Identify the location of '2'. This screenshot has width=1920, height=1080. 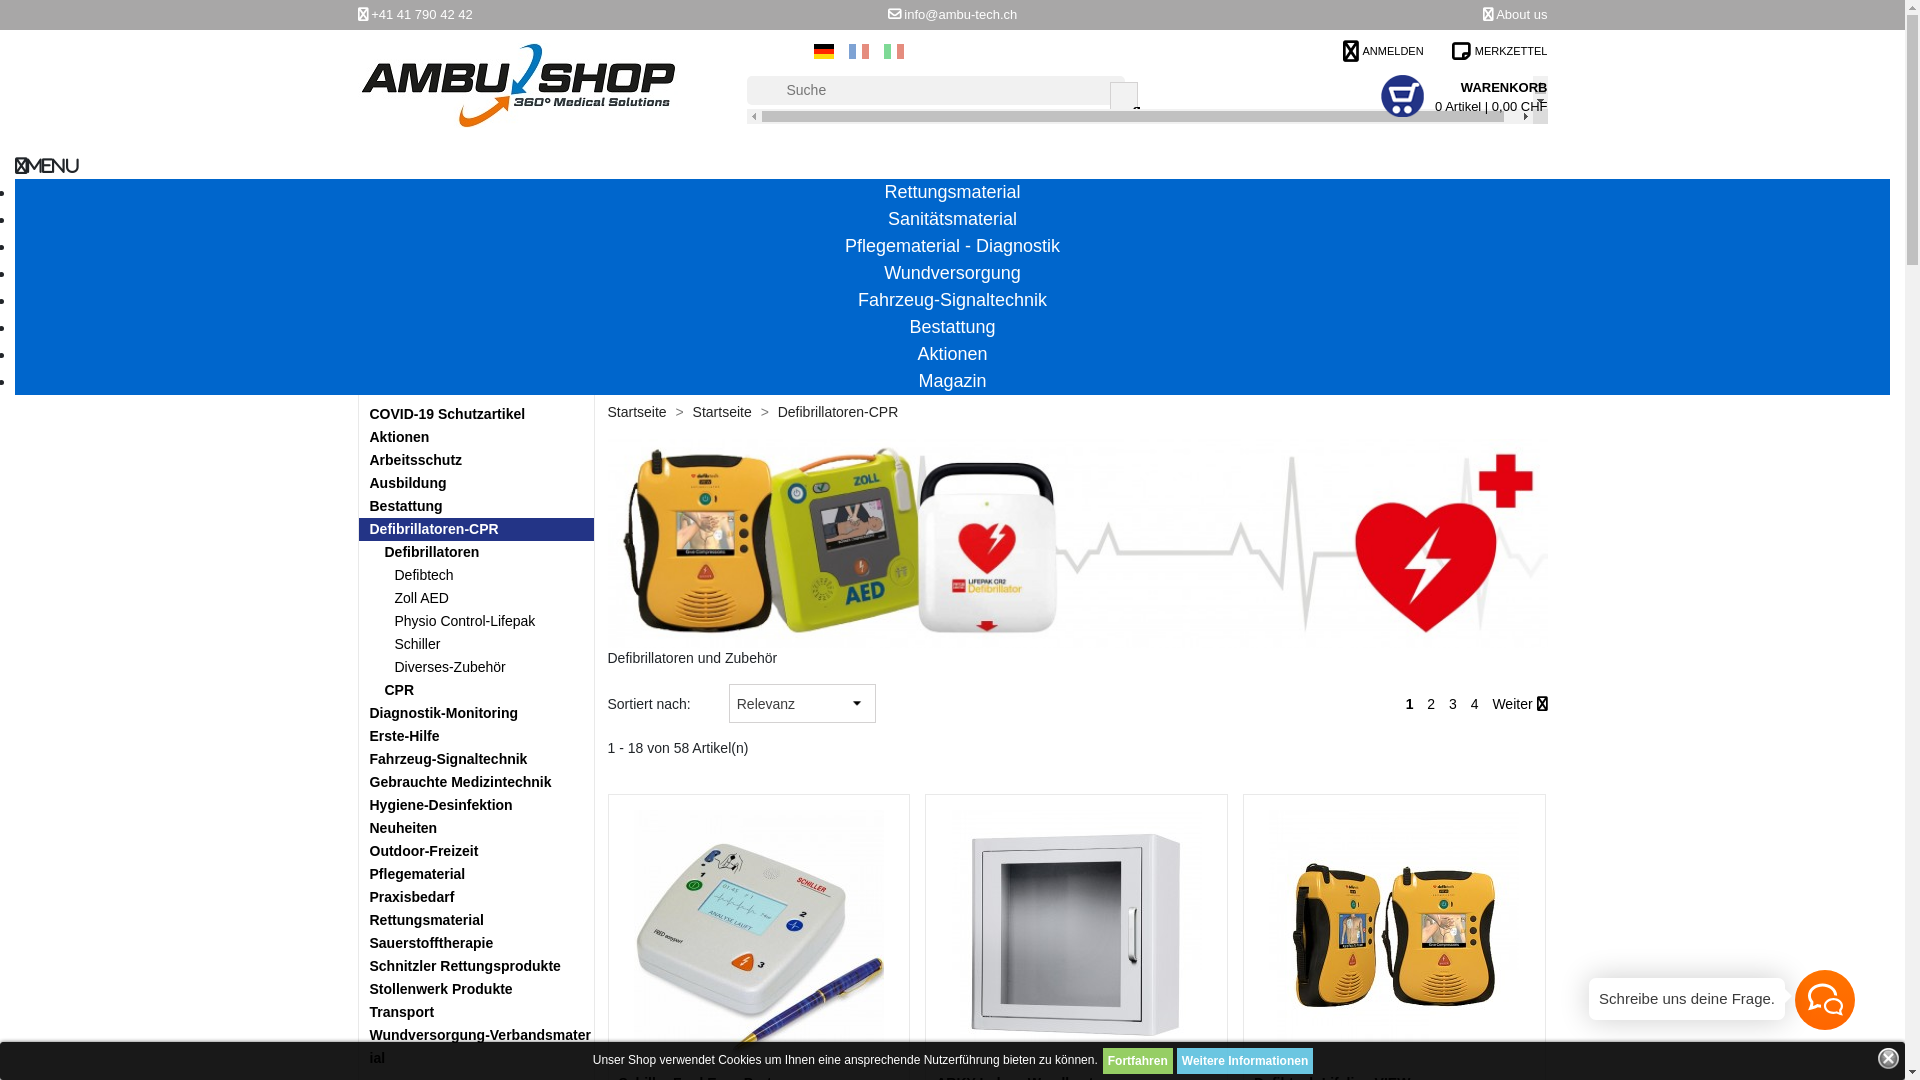
(1429, 703).